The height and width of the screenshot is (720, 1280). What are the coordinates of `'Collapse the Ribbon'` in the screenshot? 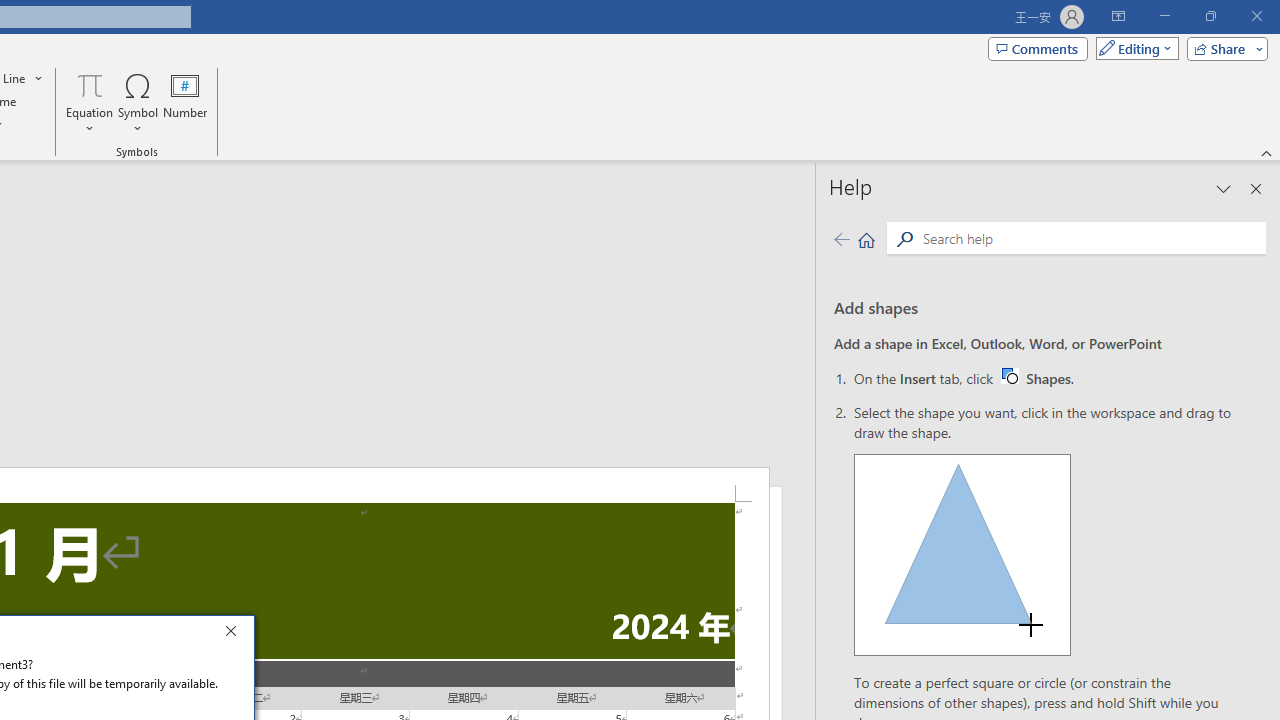 It's located at (1266, 152).